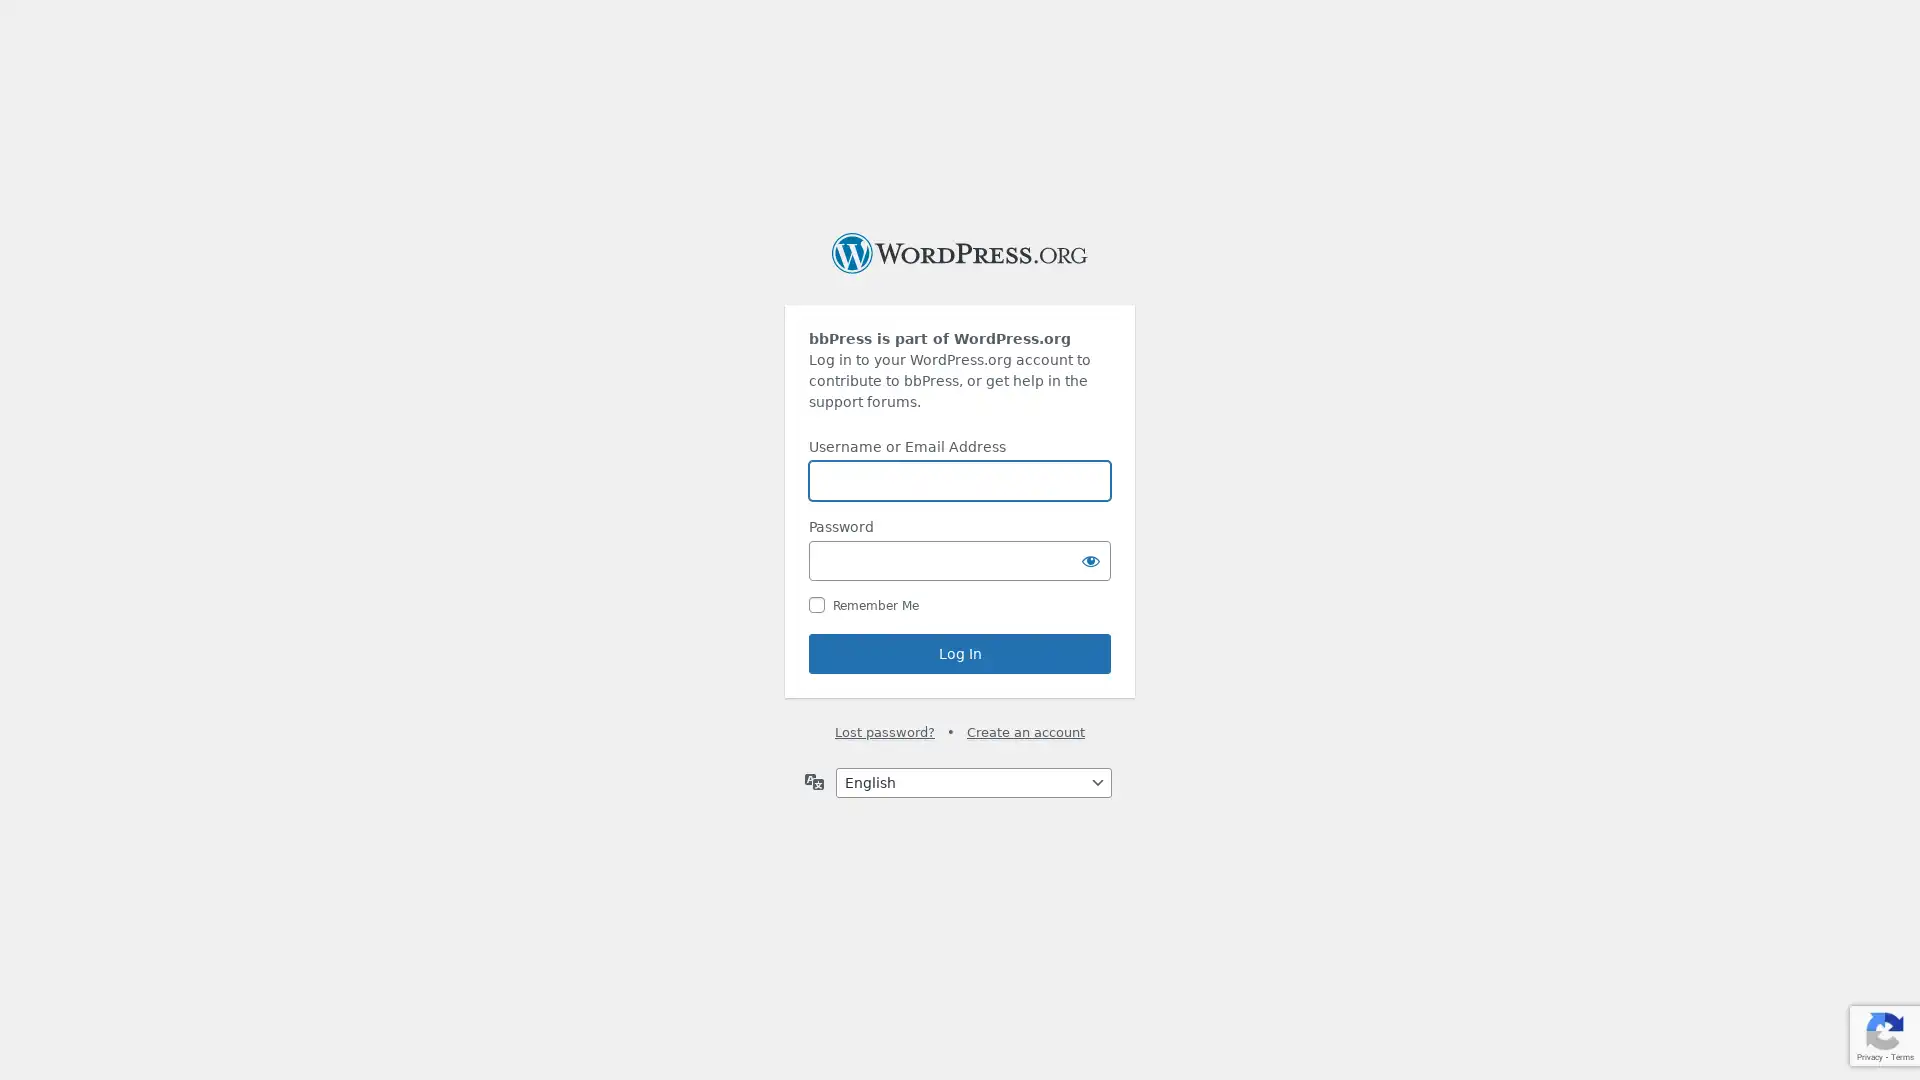 The width and height of the screenshot is (1920, 1080). I want to click on Show password, so click(1089, 560).